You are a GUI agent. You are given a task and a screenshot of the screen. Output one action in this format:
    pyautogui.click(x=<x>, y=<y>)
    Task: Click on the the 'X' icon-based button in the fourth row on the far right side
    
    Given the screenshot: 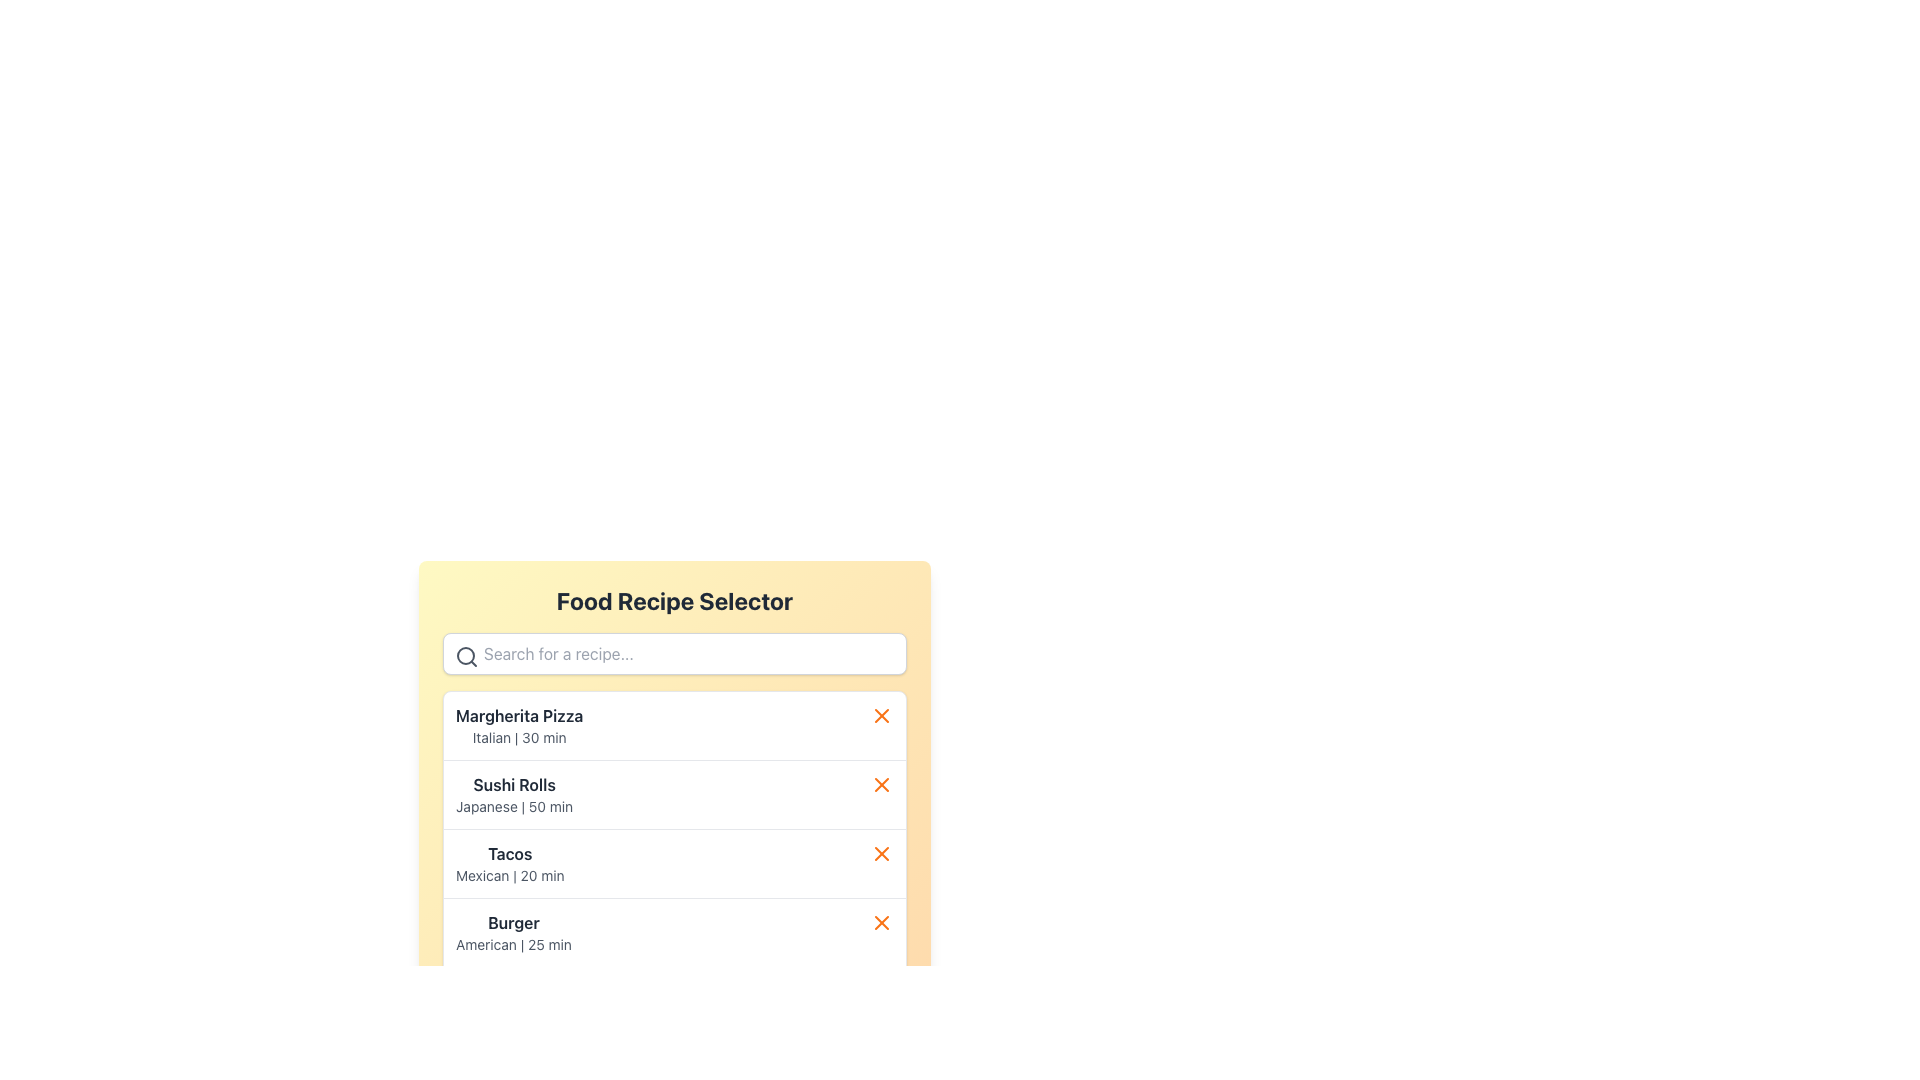 What is the action you would take?
    pyautogui.click(x=881, y=922)
    